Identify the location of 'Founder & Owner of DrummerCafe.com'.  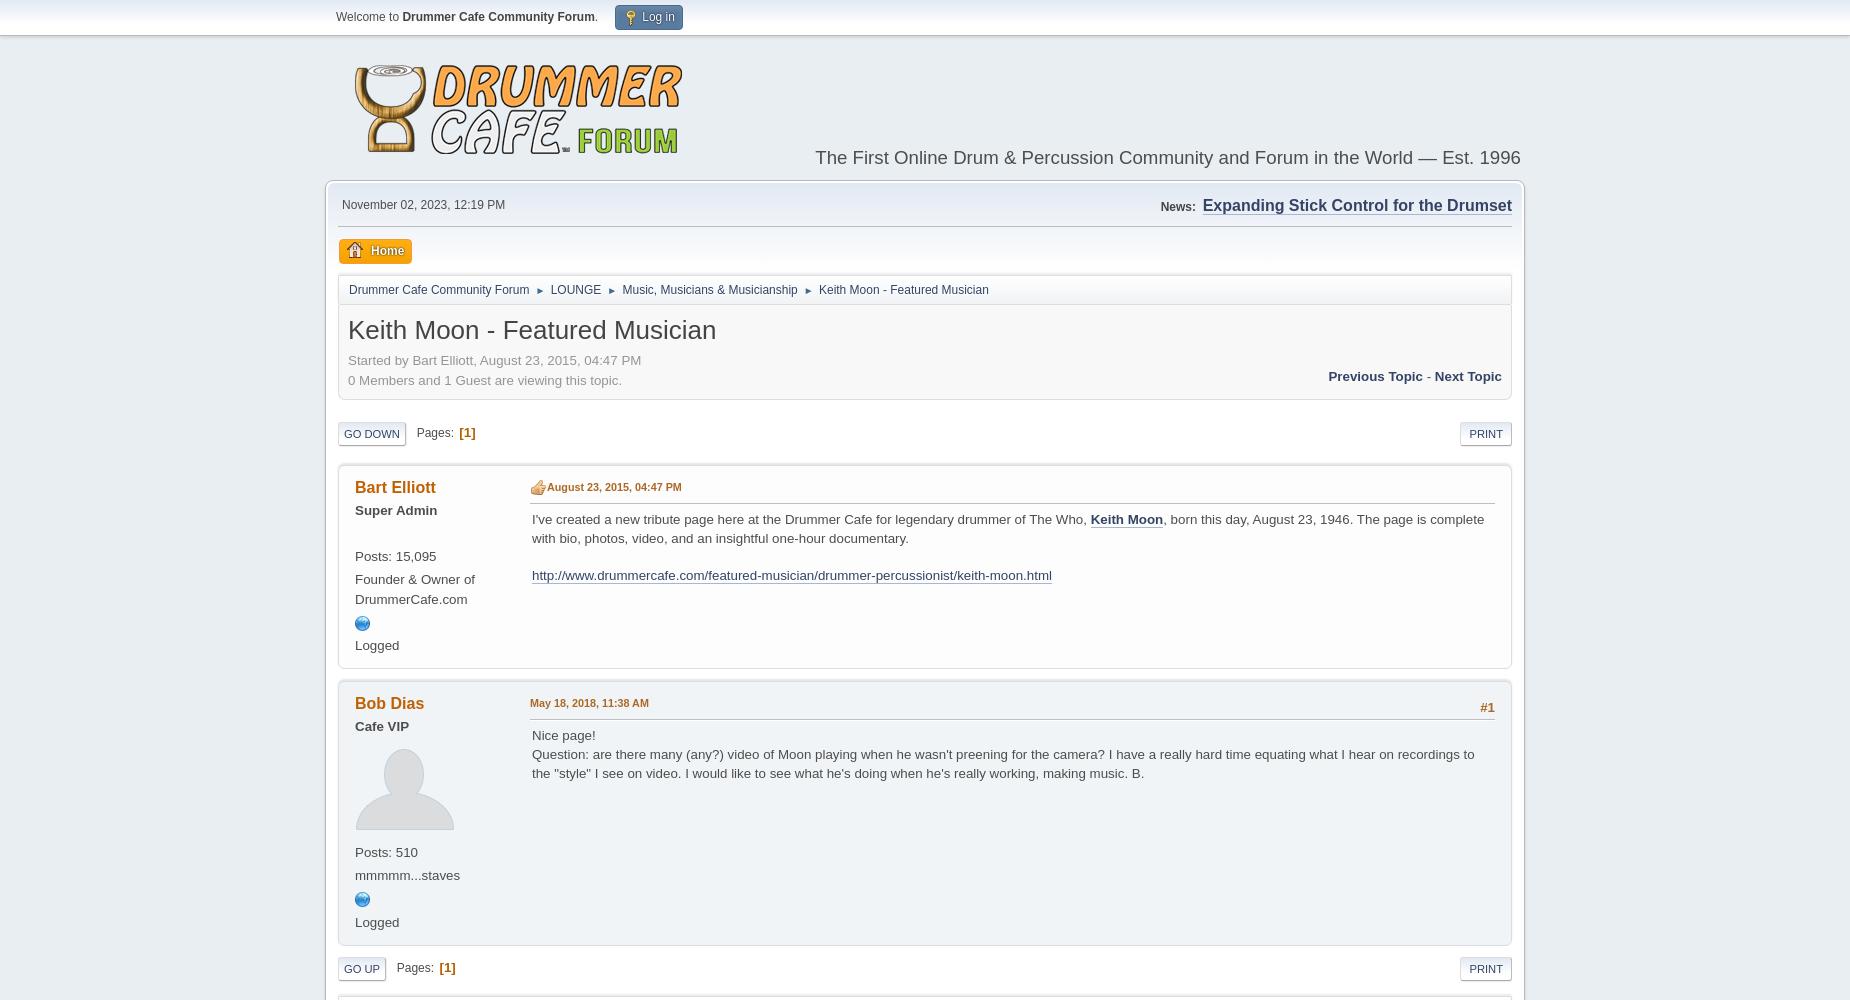
(413, 587).